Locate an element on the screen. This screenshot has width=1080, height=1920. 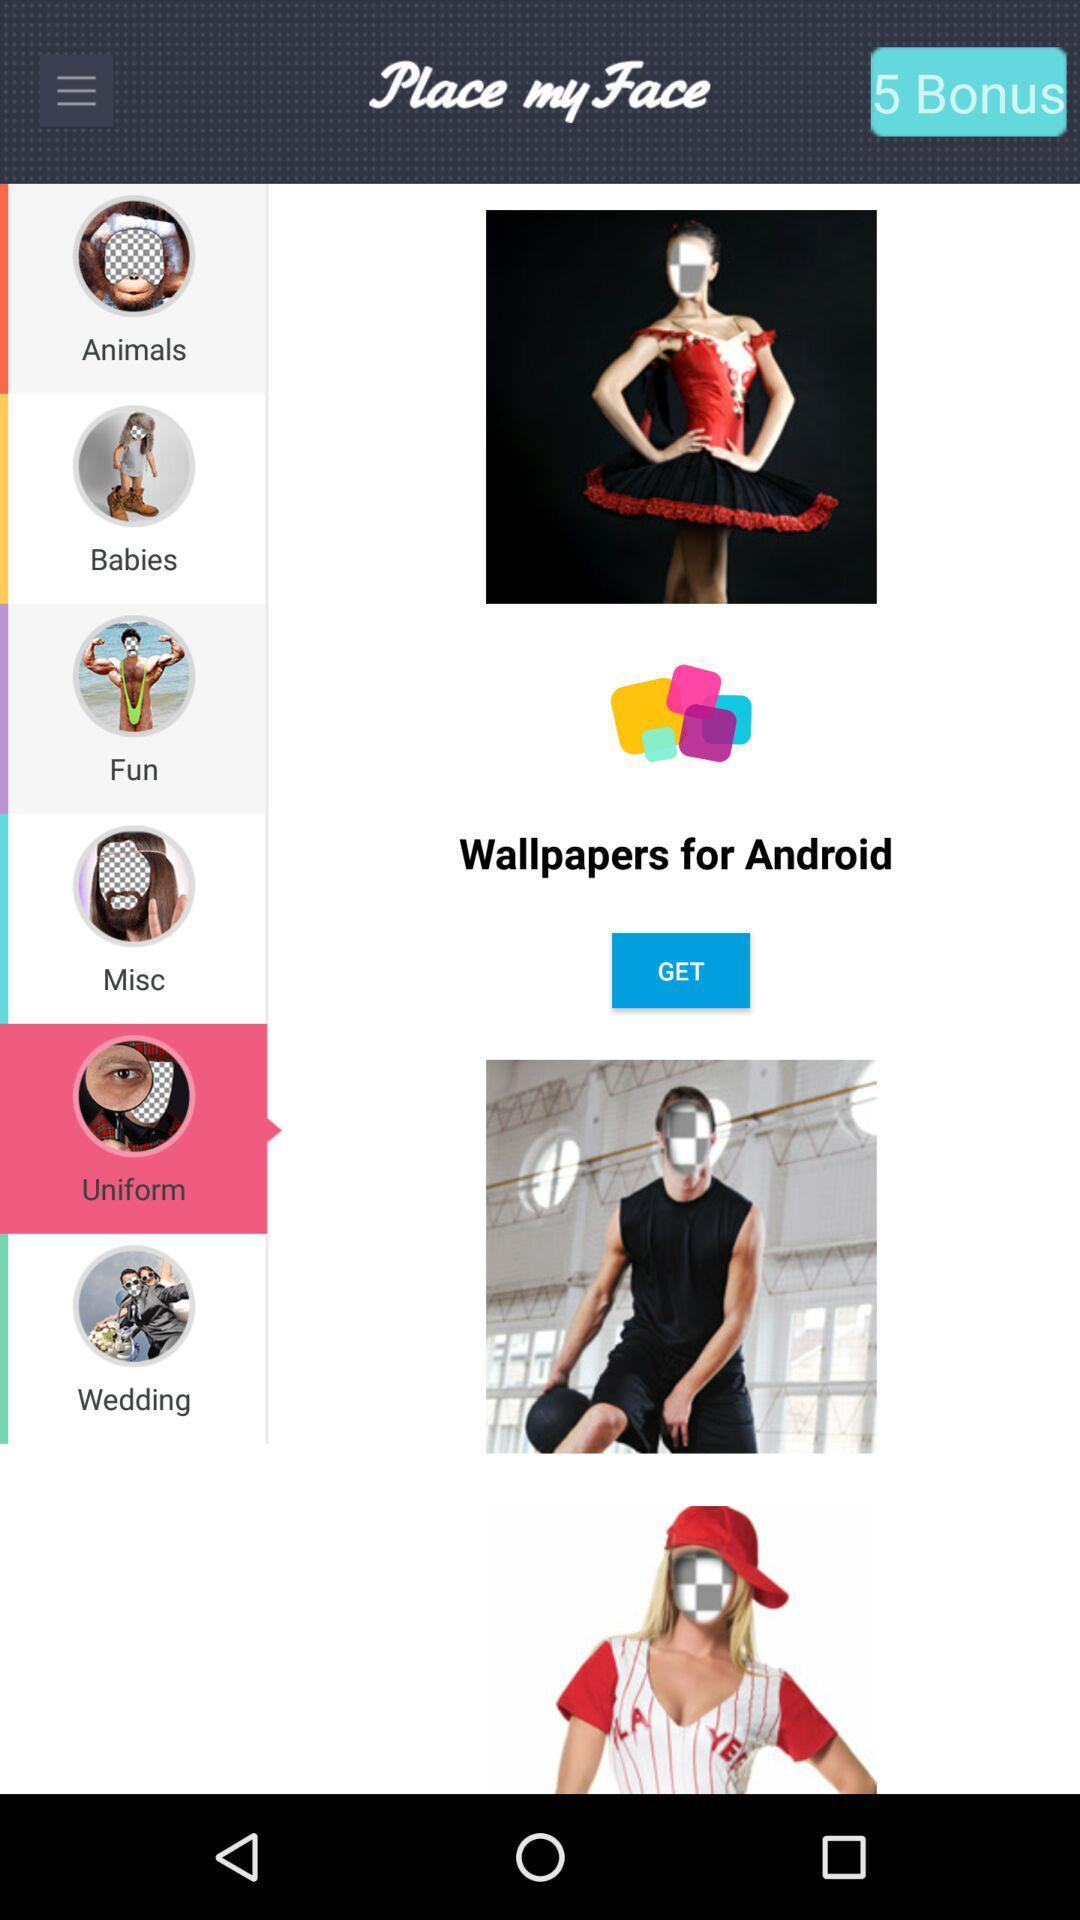
wallpapers for android  app is located at coordinates (680, 852).